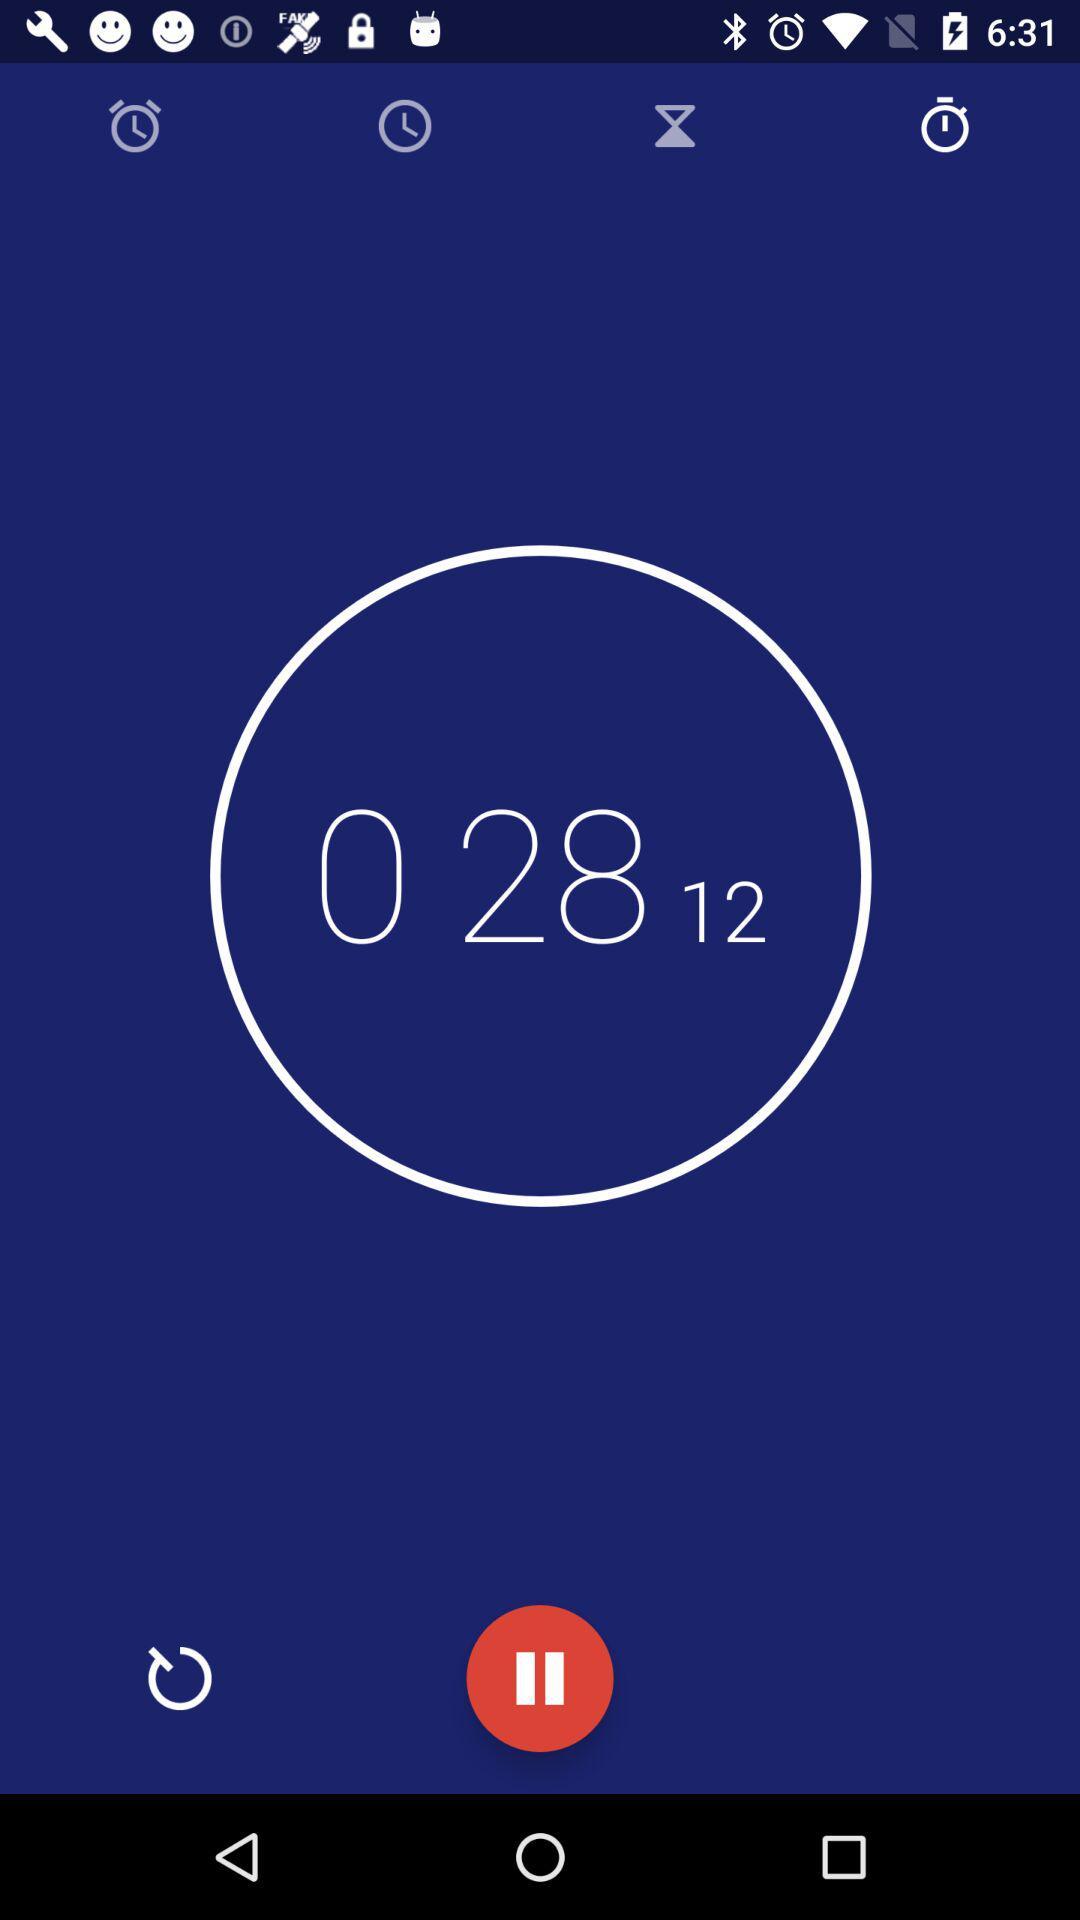 This screenshot has width=1080, height=1920. What do you see at coordinates (540, 1678) in the screenshot?
I see `the pause icon` at bounding box center [540, 1678].